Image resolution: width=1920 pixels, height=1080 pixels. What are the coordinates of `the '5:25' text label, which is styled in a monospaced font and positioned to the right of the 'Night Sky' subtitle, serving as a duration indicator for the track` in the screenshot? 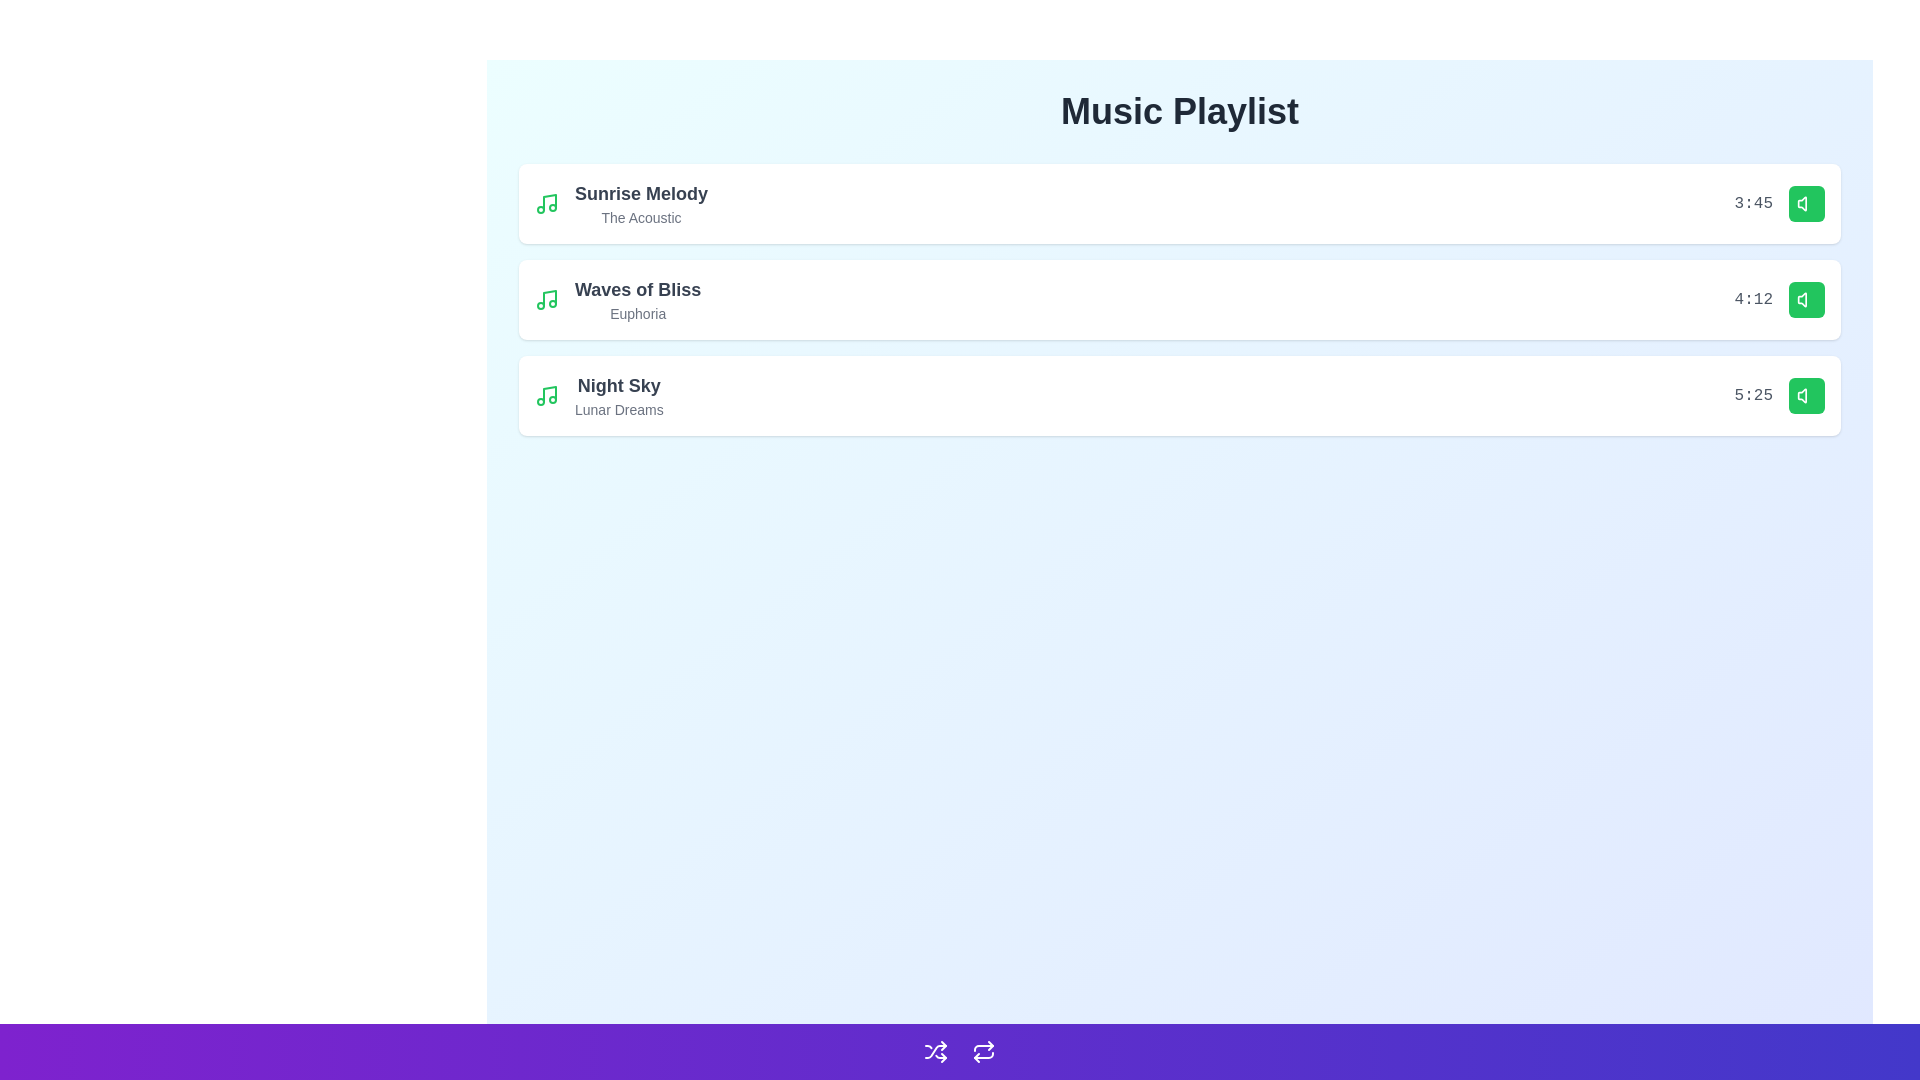 It's located at (1779, 396).